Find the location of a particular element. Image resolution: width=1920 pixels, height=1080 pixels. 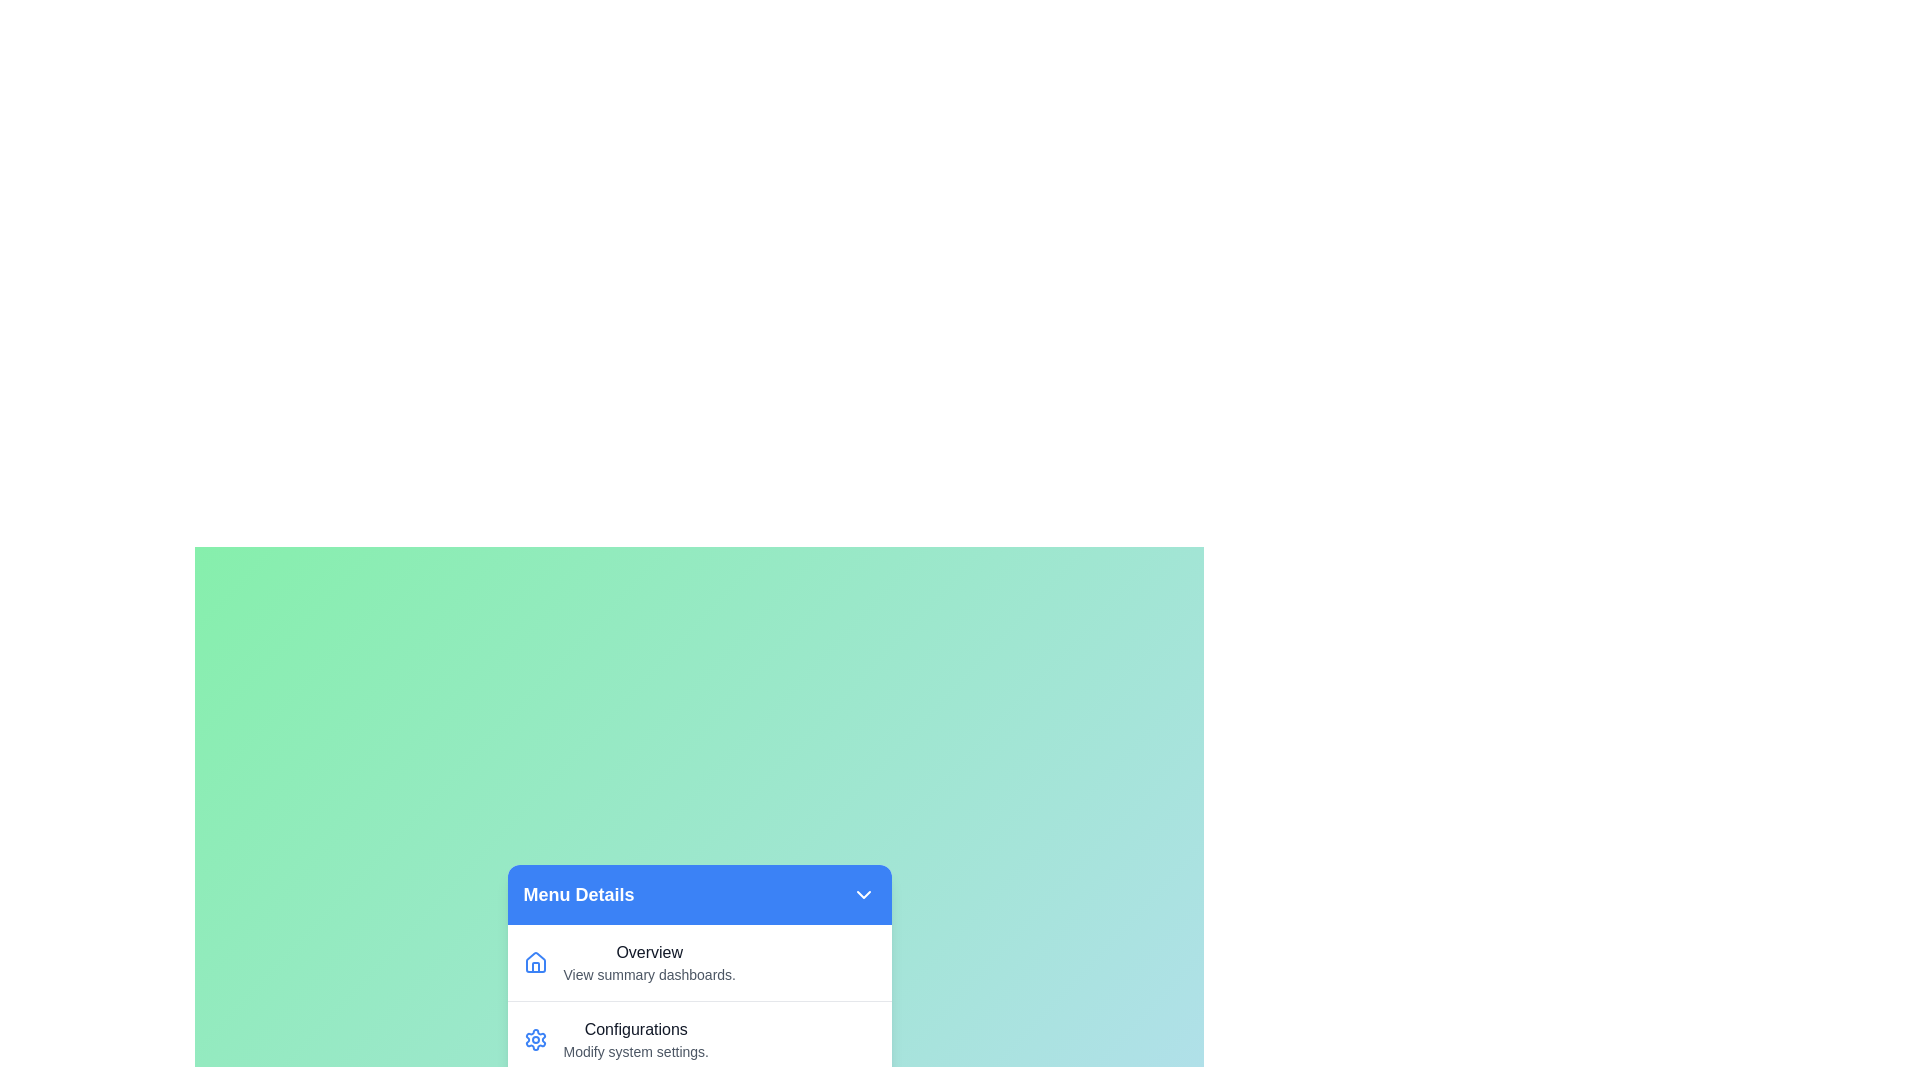

the toggle button at the top-right corner of the menu header to toggle the menu visibility is located at coordinates (863, 893).